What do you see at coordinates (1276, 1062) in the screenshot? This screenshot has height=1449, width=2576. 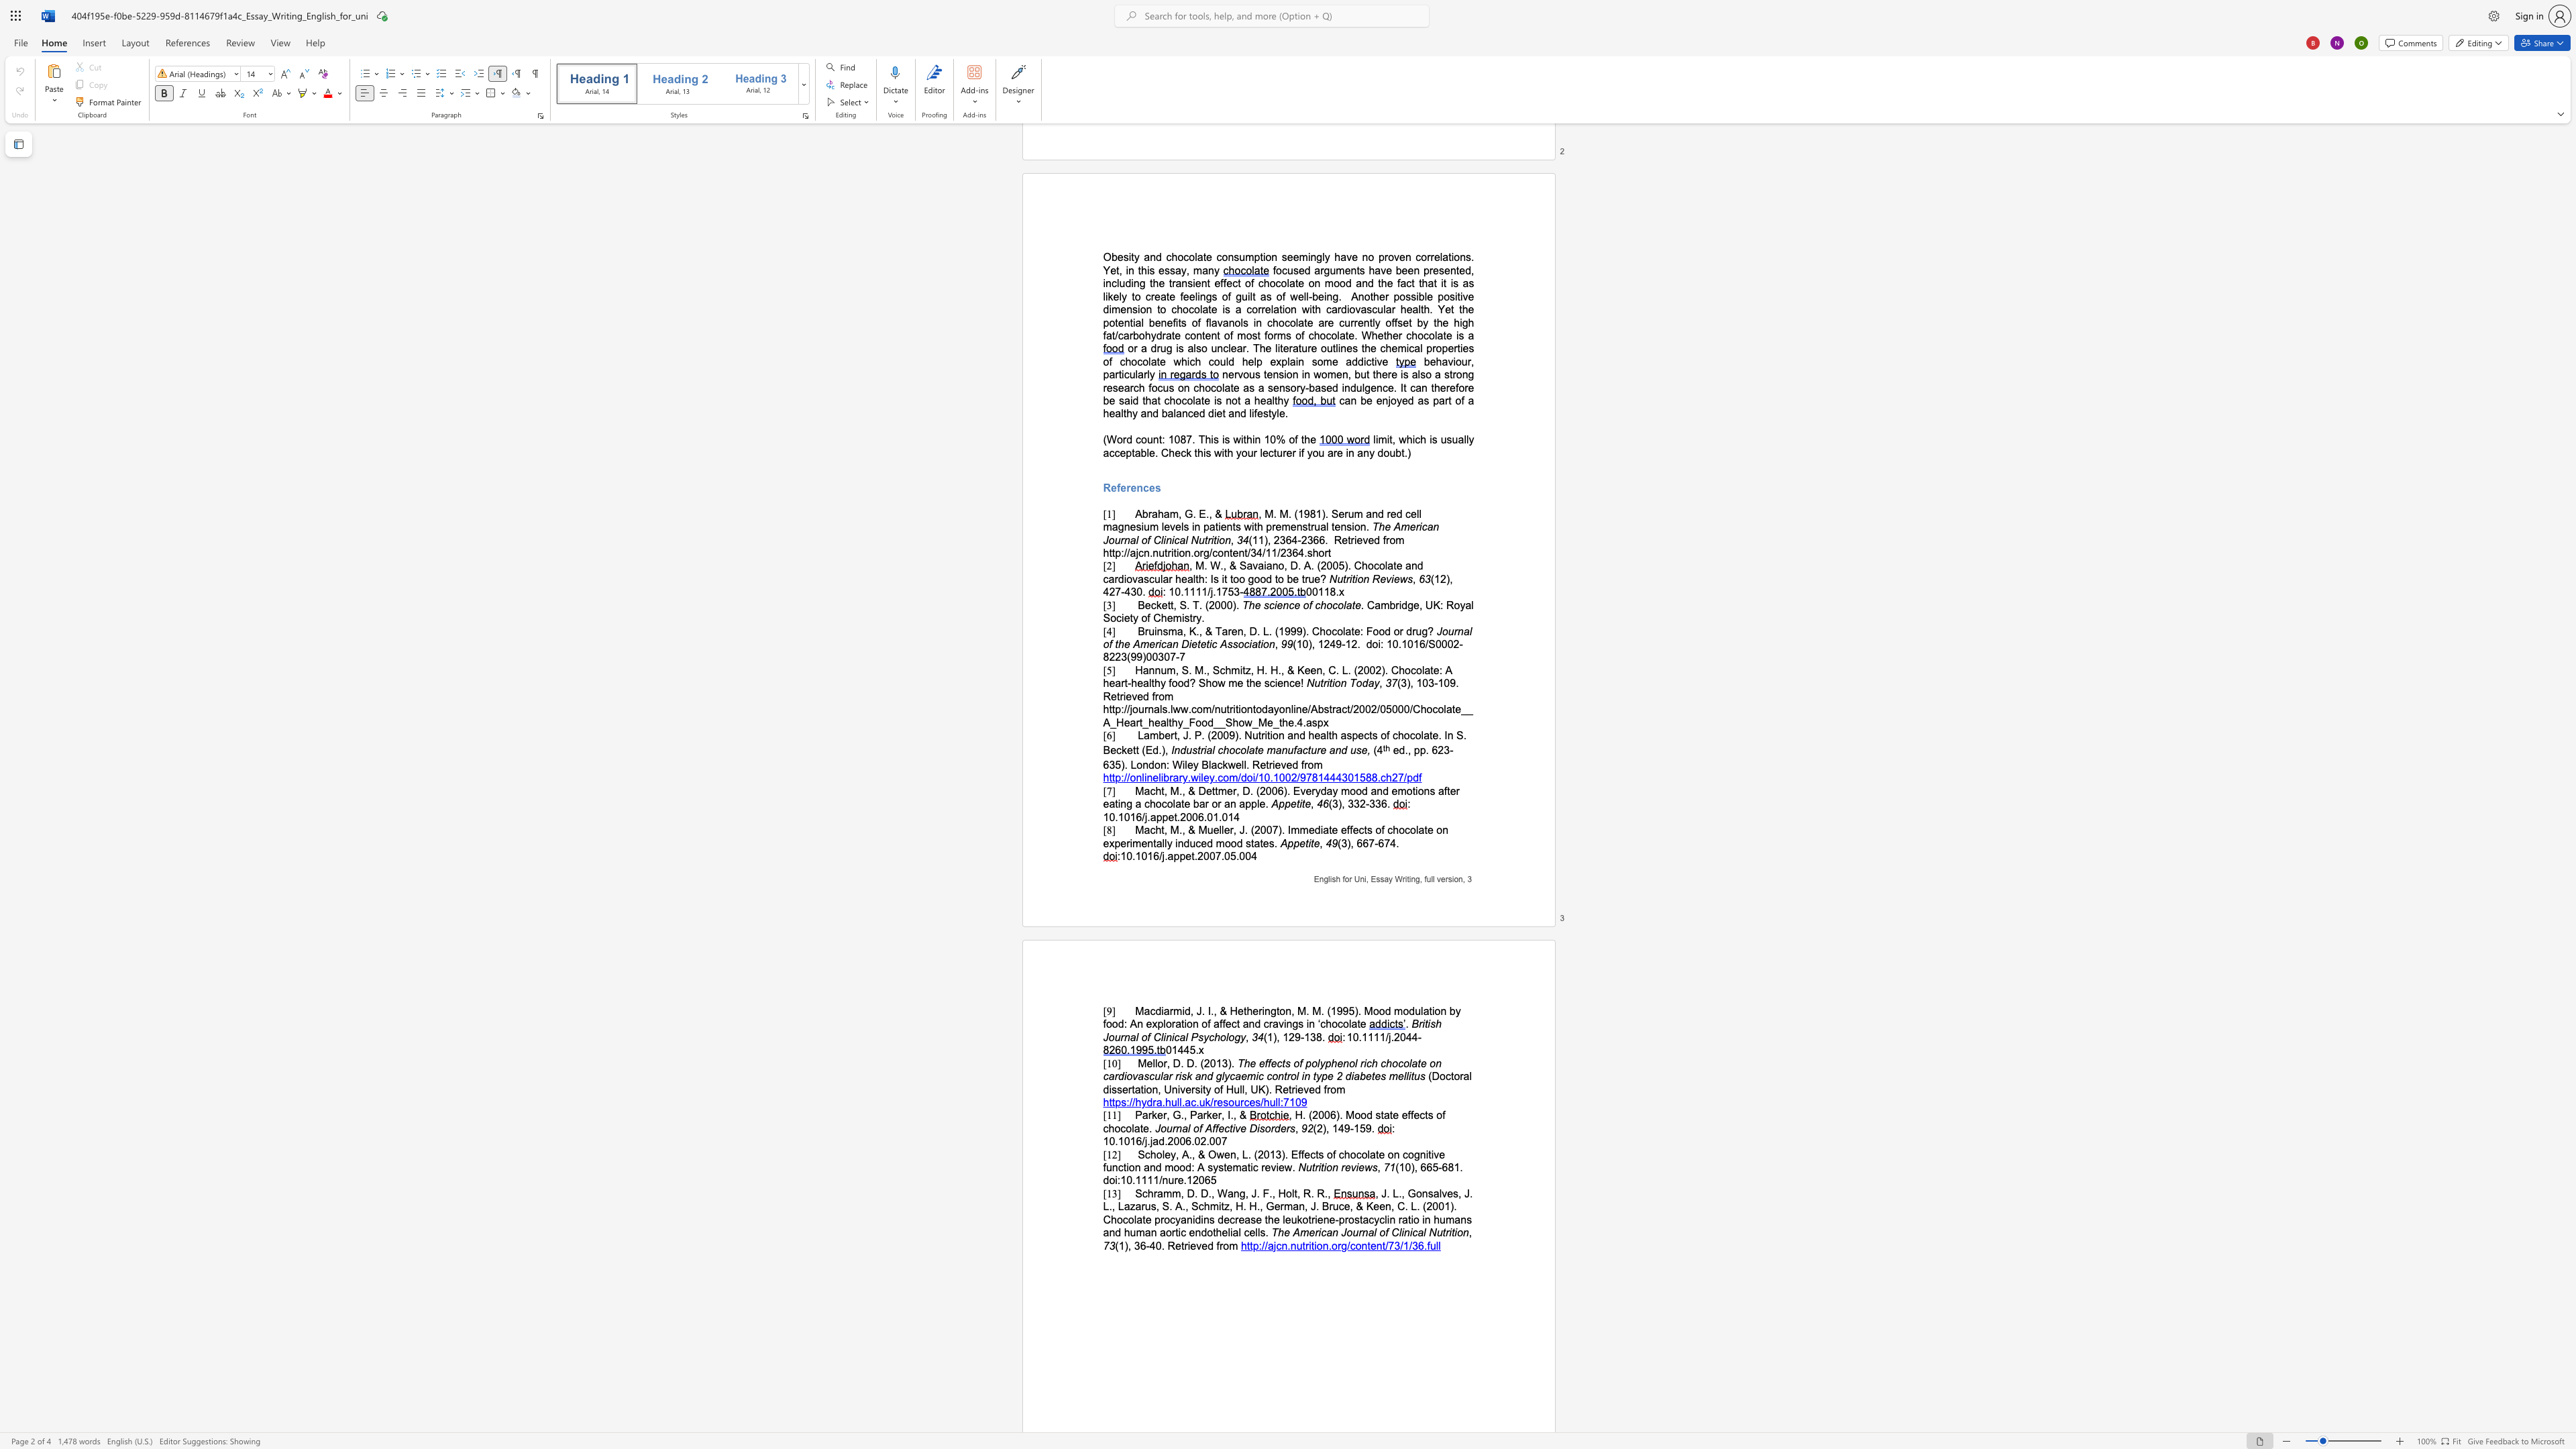 I see `the subset text "cts of p" within the text "The effects of polyphenol rich chocolate on cardiovascular risk and glycaemic control in type 2 diabetes mellitus"` at bounding box center [1276, 1062].